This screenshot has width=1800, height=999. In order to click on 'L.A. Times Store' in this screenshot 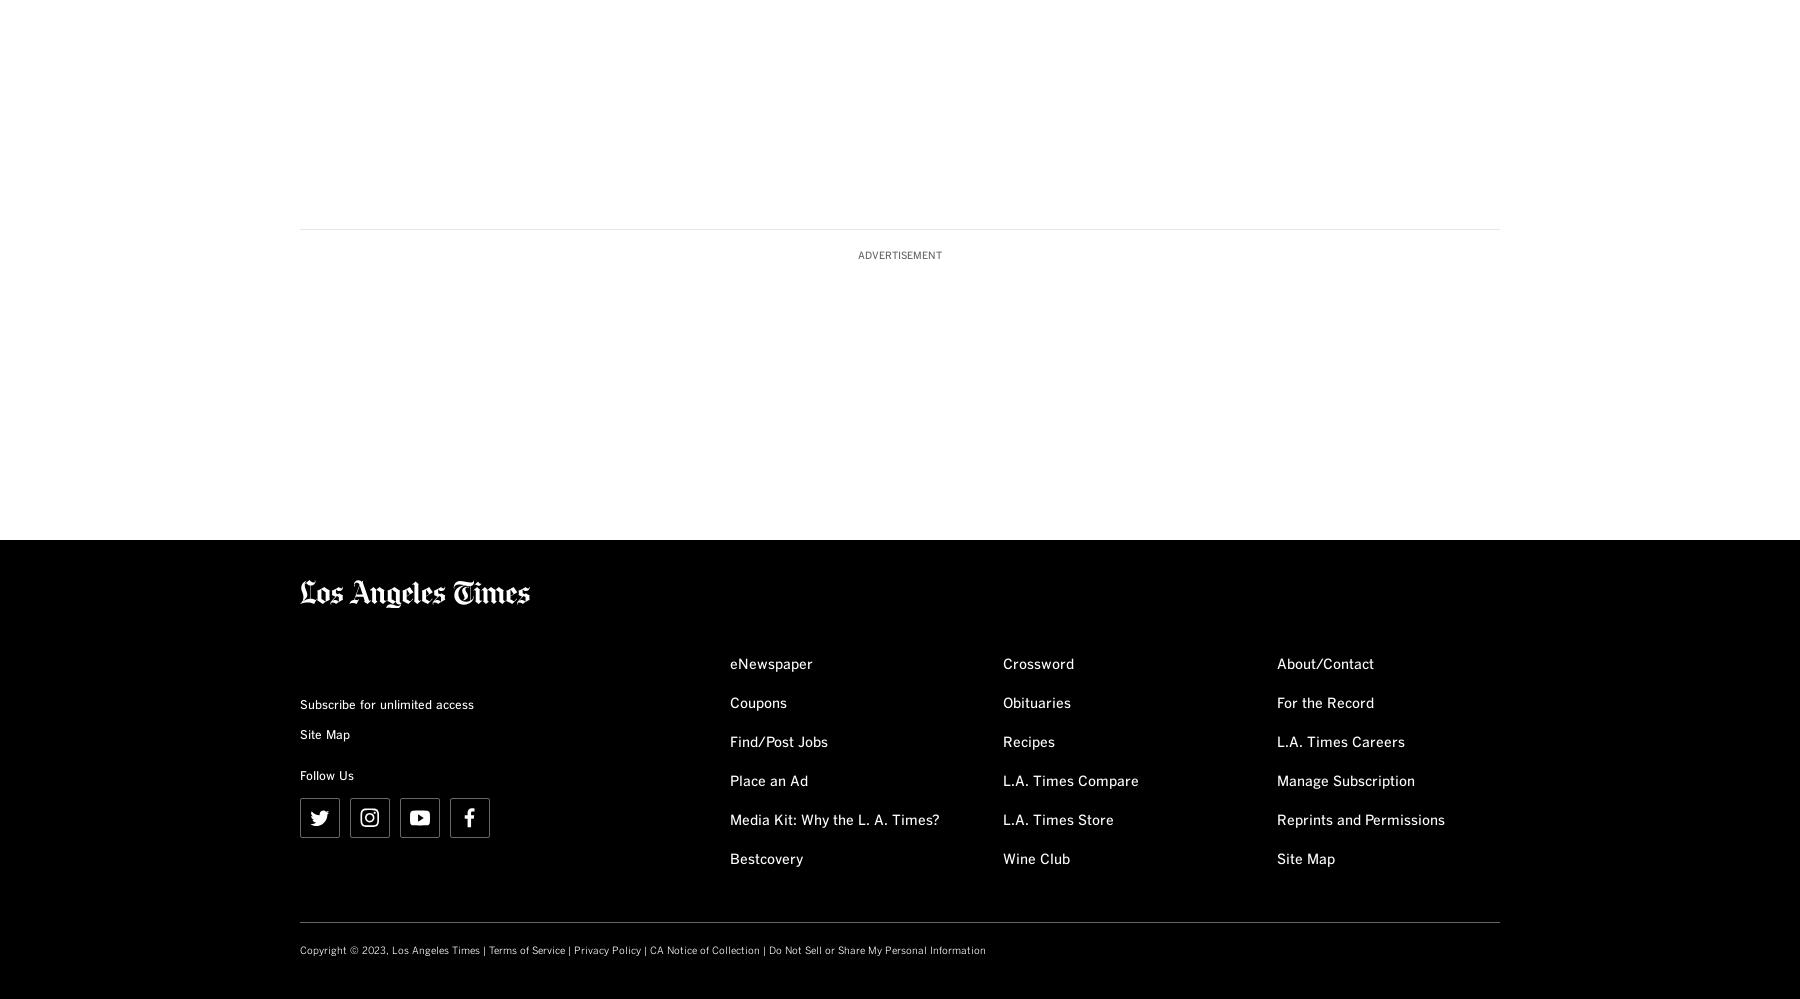, I will do `click(1001, 820)`.